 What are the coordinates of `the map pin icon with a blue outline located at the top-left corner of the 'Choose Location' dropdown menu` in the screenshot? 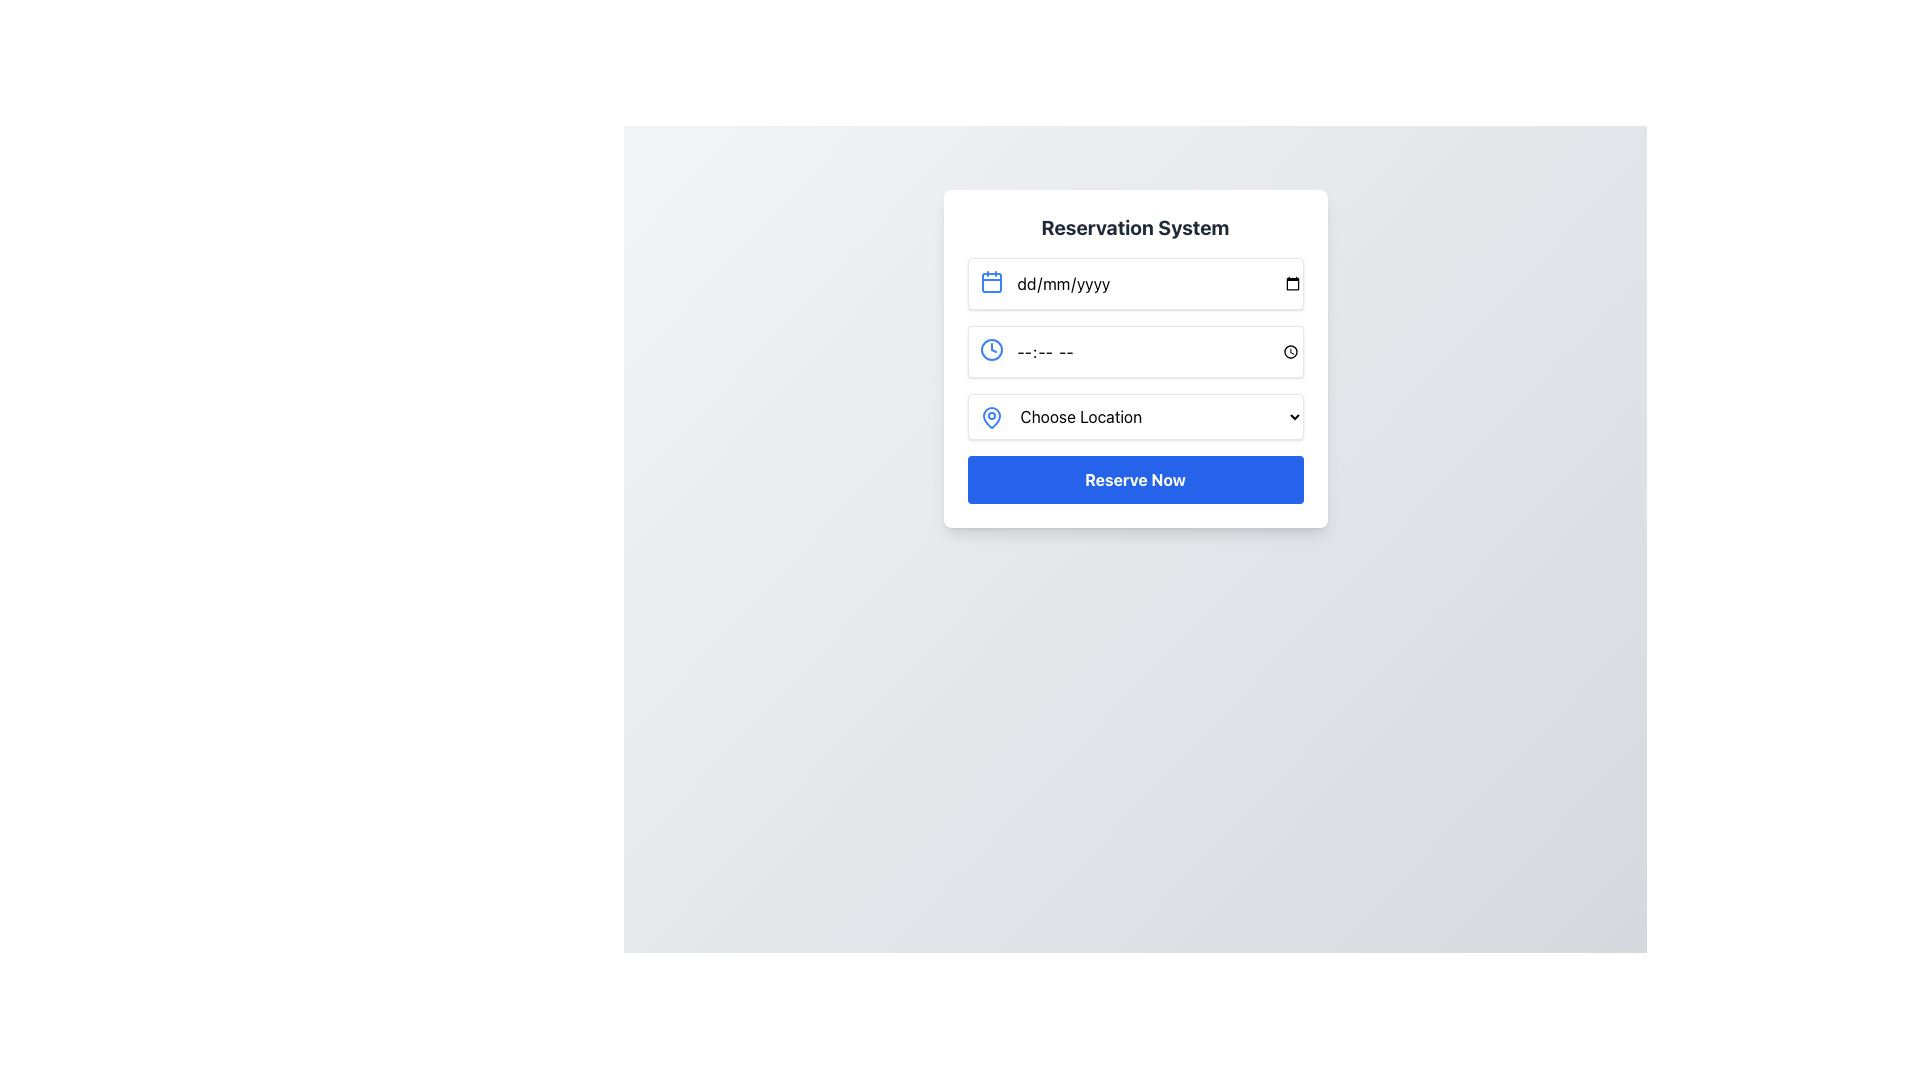 It's located at (991, 416).